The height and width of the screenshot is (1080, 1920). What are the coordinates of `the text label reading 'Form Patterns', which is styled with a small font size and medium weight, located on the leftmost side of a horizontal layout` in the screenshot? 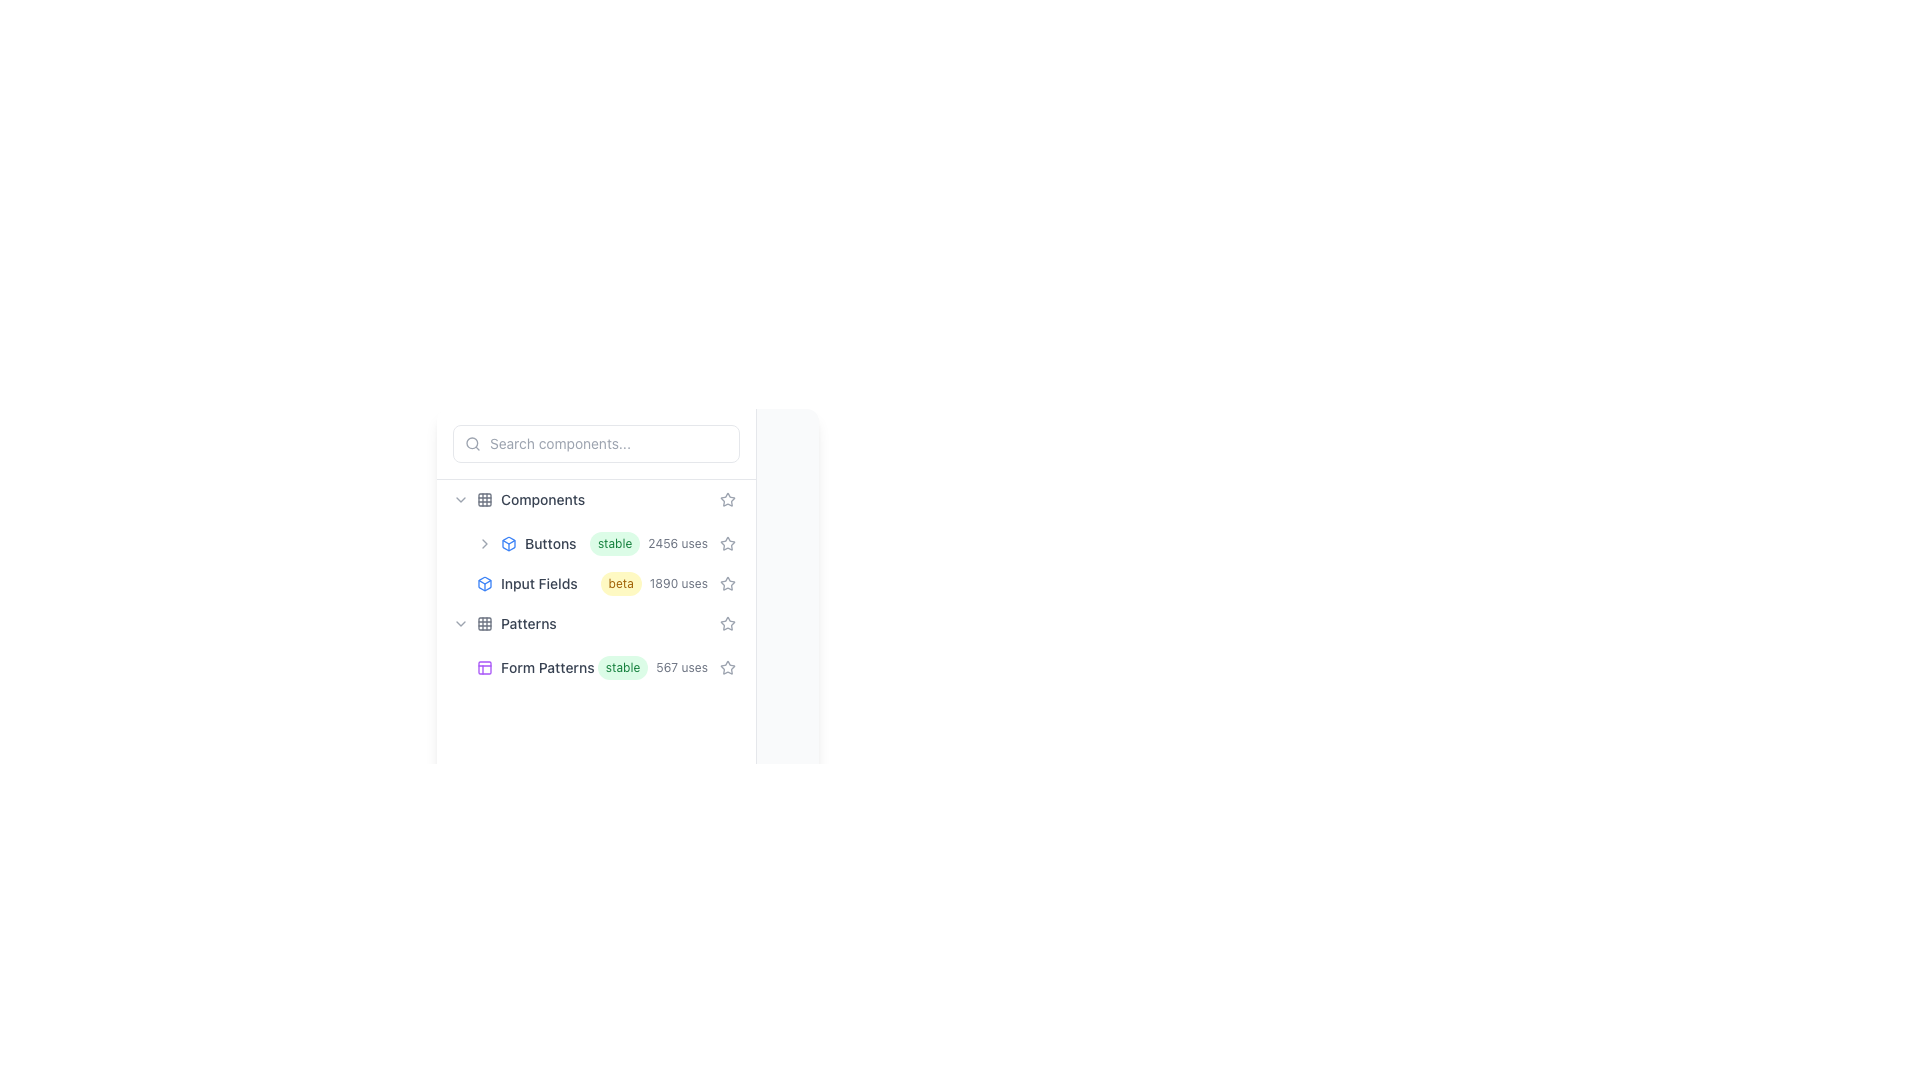 It's located at (537, 667).